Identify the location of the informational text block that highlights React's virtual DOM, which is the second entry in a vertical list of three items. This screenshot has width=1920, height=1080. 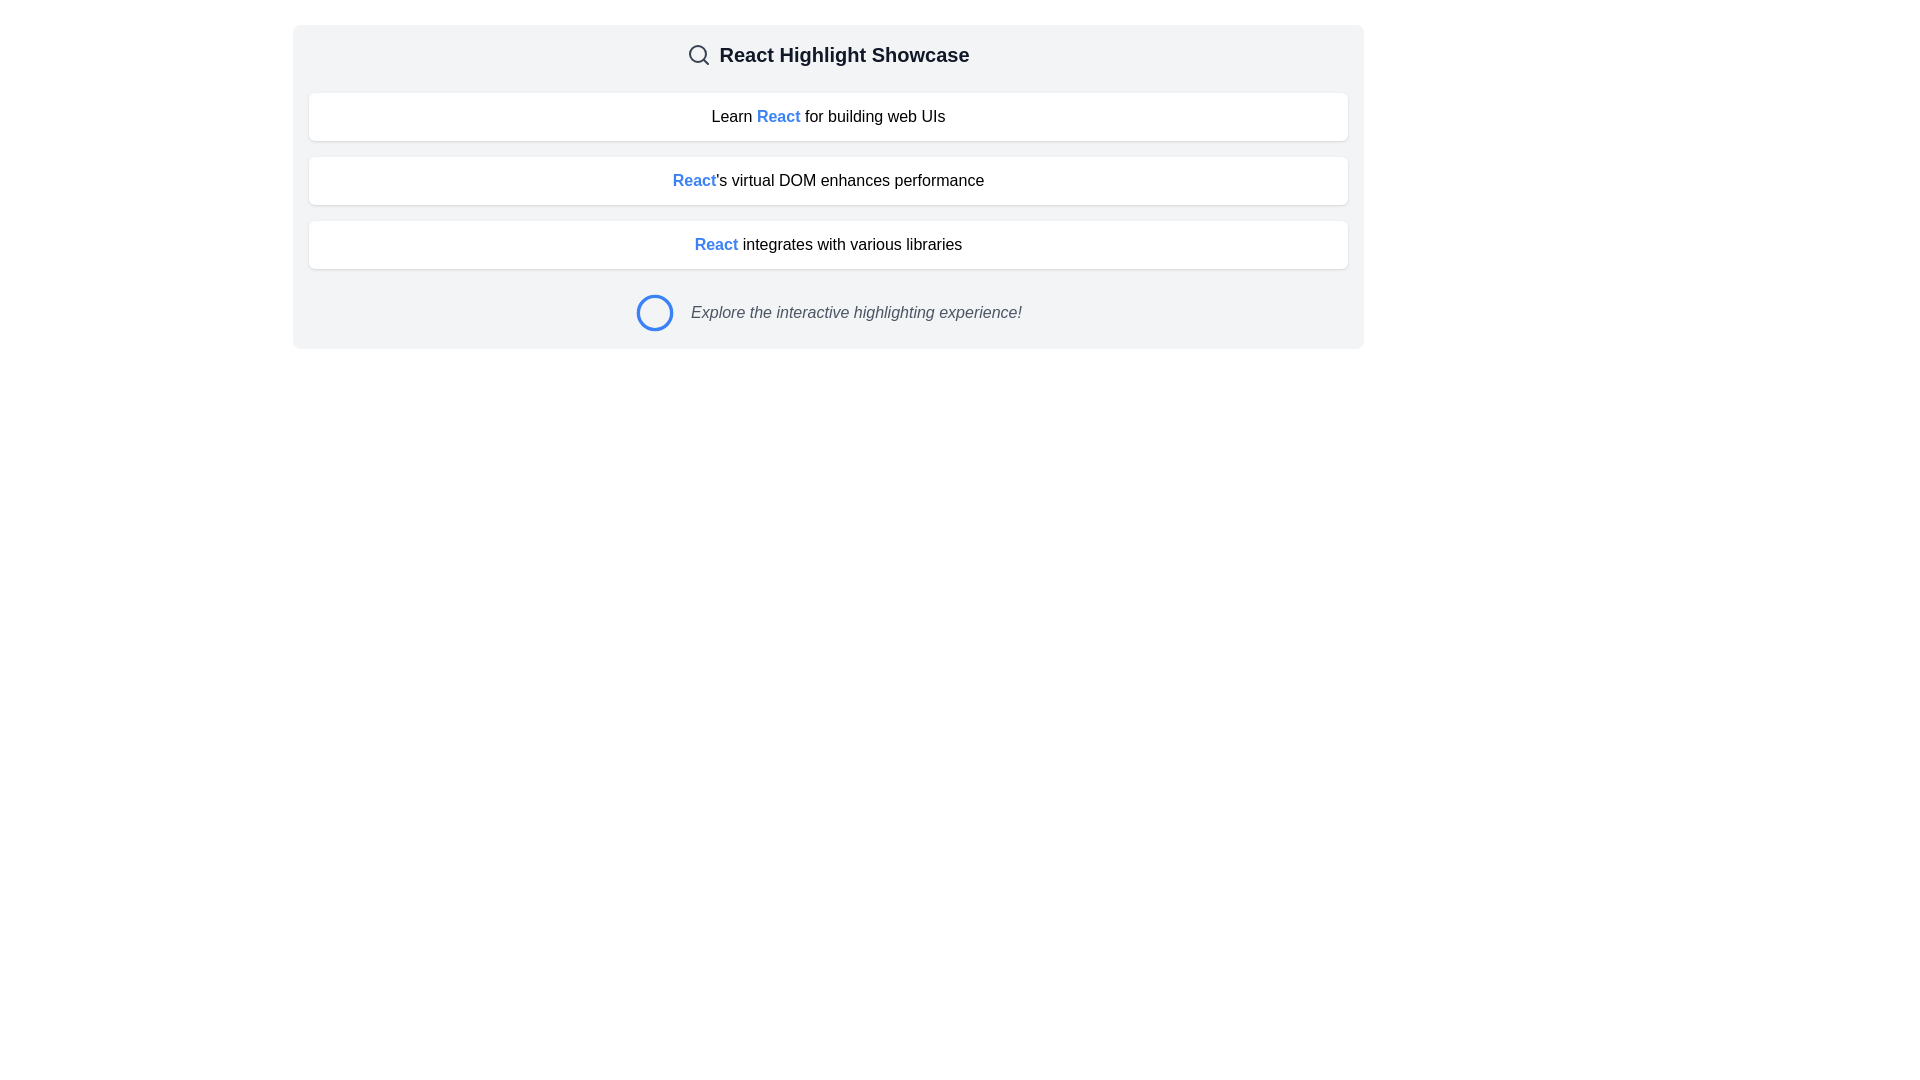
(828, 181).